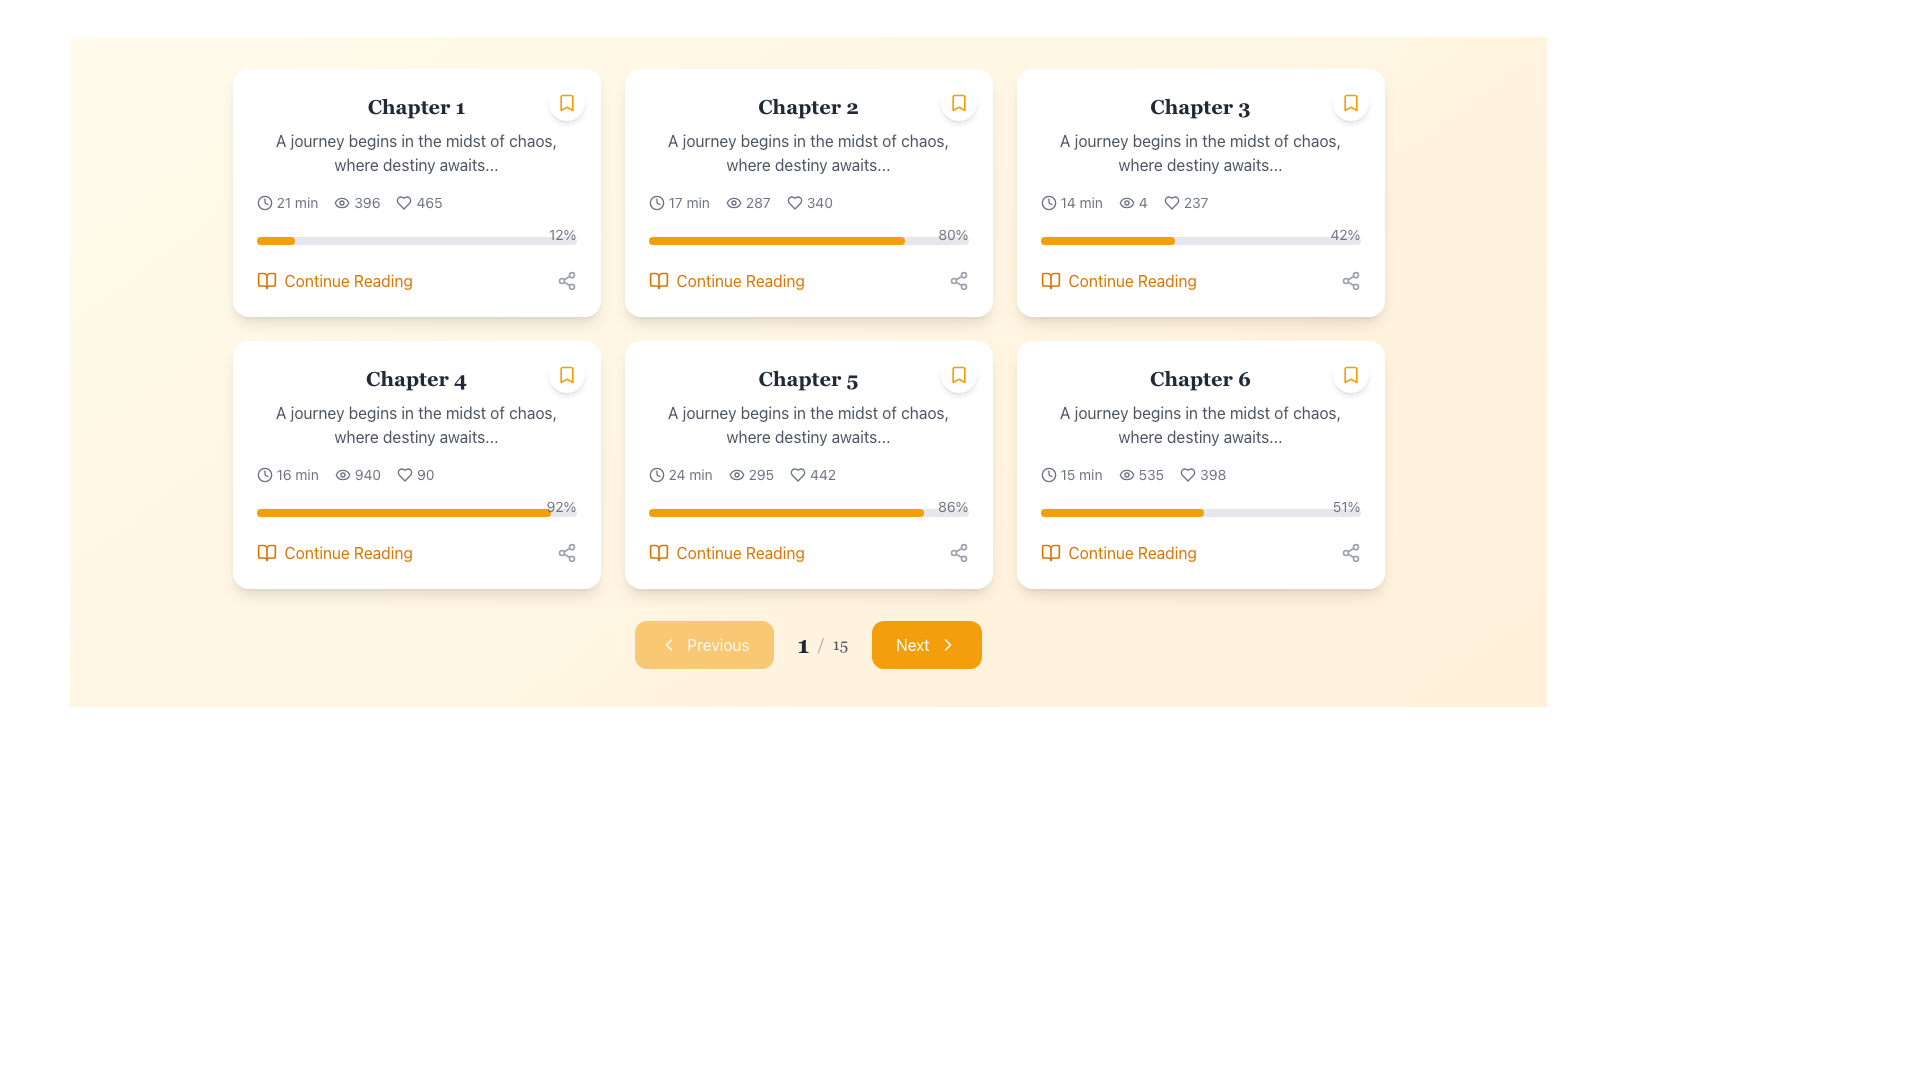 This screenshot has width=1920, height=1080. Describe the element at coordinates (840, 644) in the screenshot. I see `the text label indicating the total number of pages in the pagination display, located at the bottom center of the layout` at that location.